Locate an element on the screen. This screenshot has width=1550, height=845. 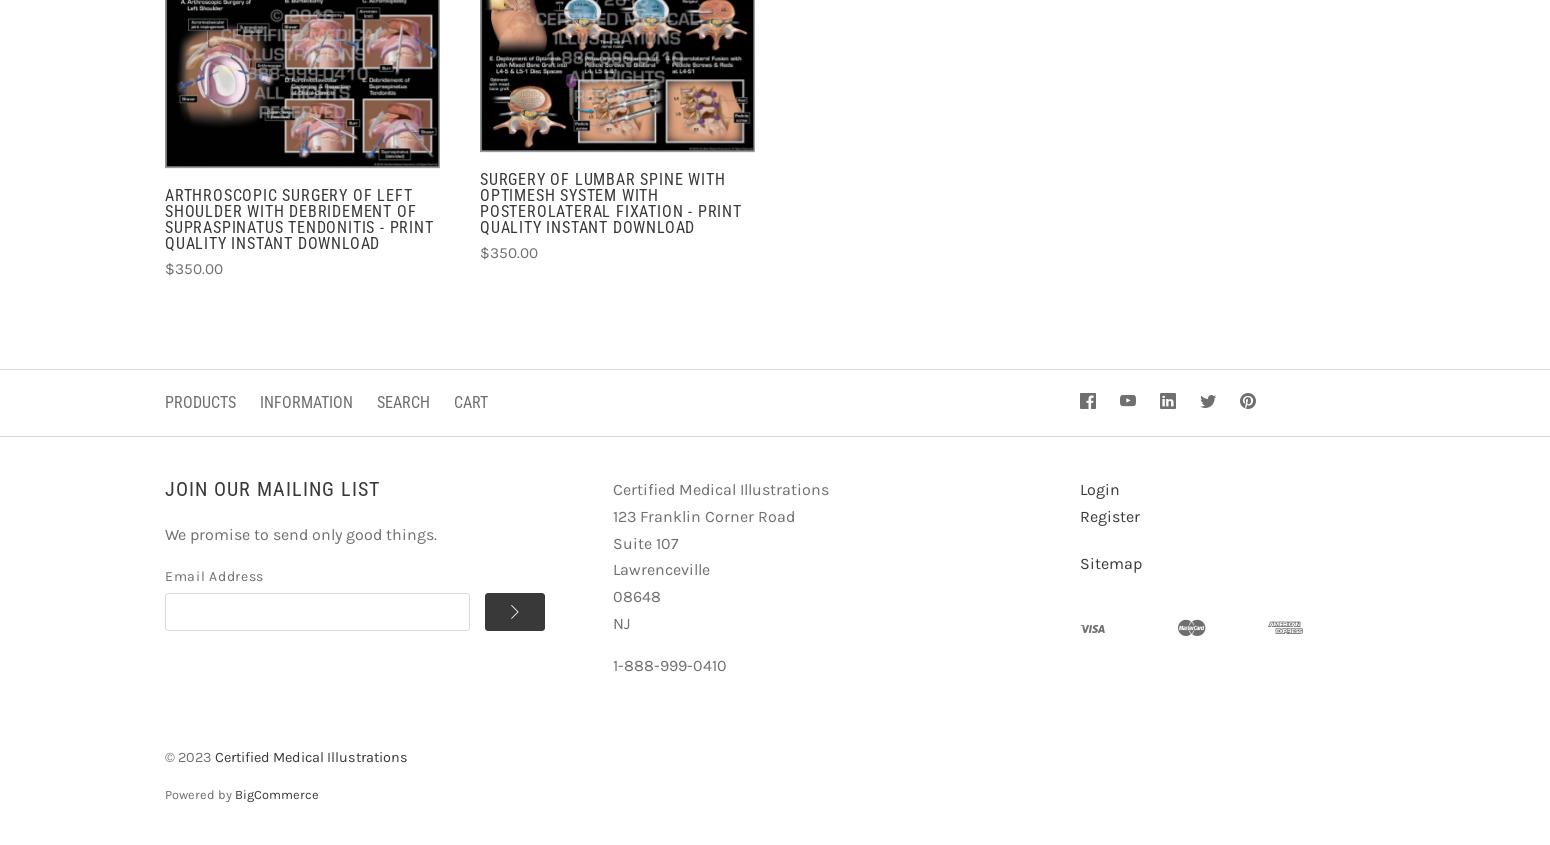
'BigCommerce' is located at coordinates (276, 794).